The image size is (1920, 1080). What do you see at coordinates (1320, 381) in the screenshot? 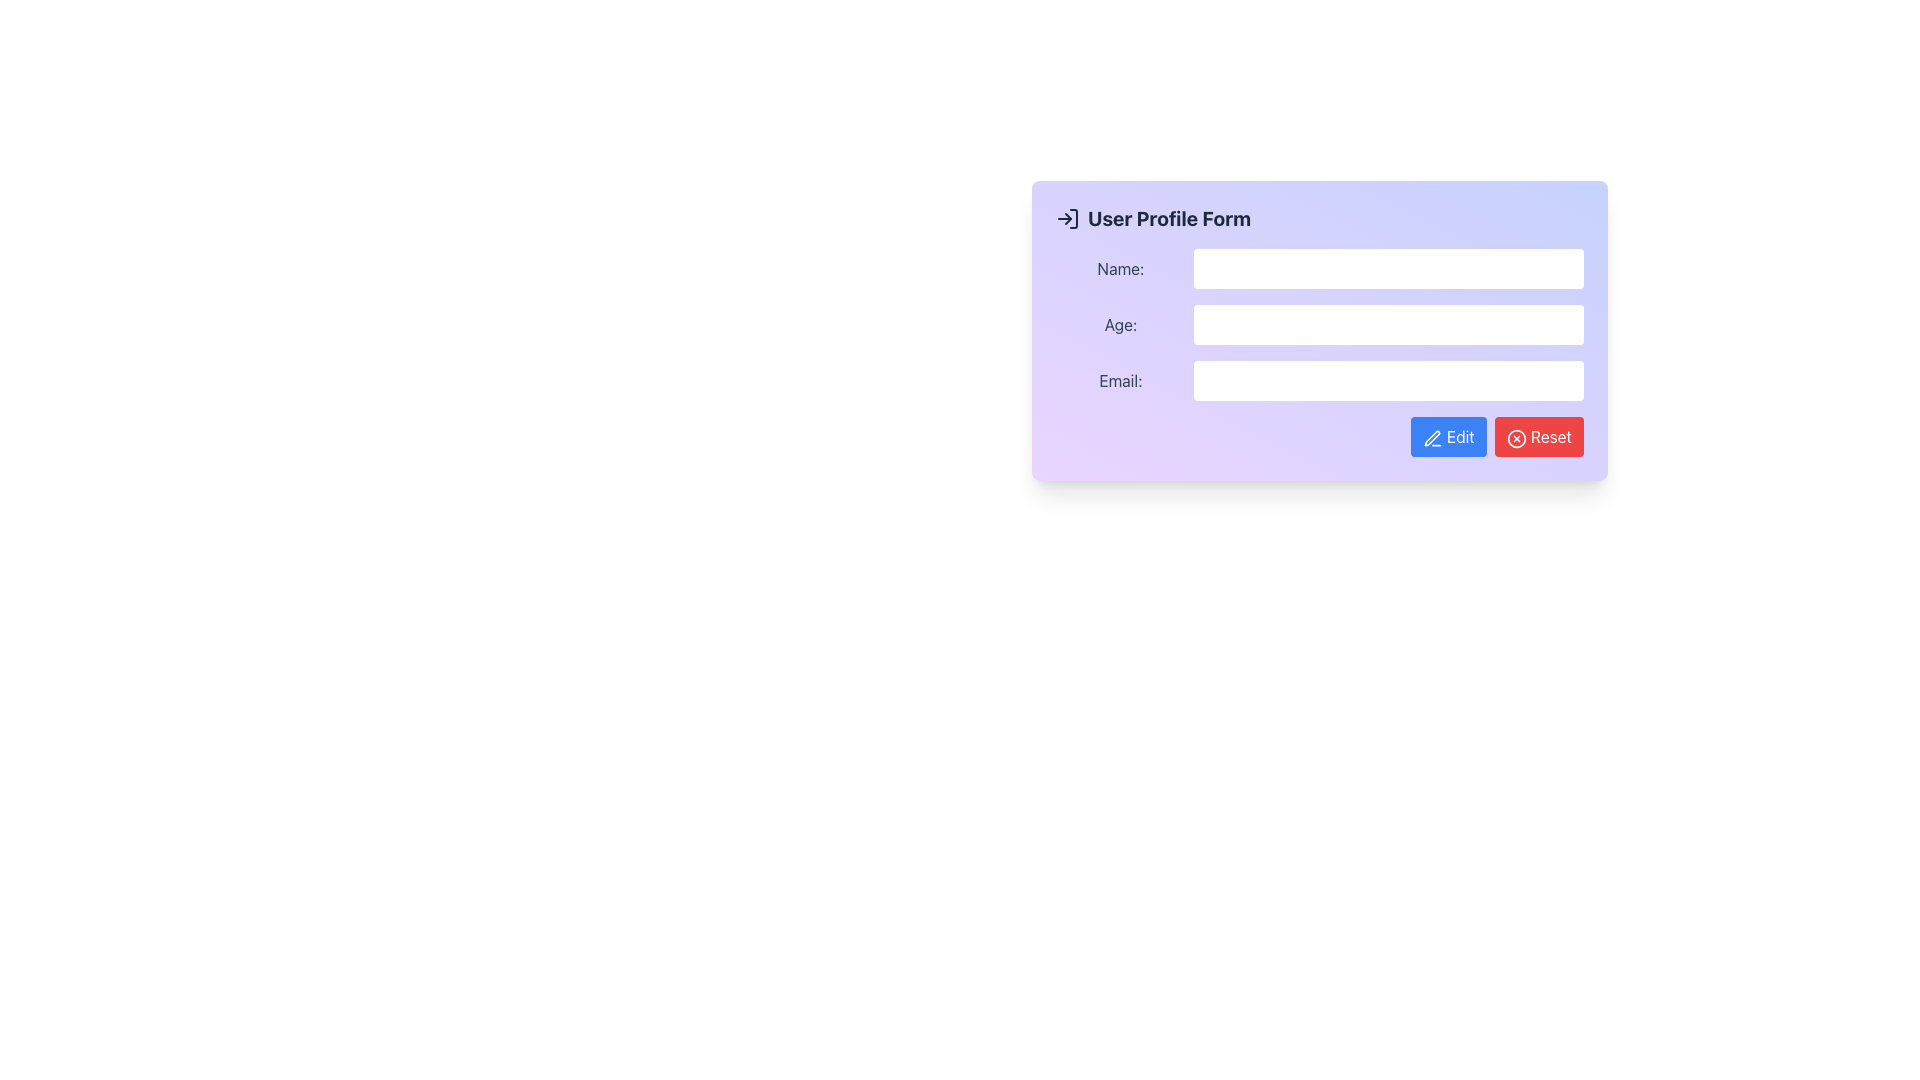
I see `the email input box in the third row of the vertical list of labeled input fields to focus on it` at bounding box center [1320, 381].